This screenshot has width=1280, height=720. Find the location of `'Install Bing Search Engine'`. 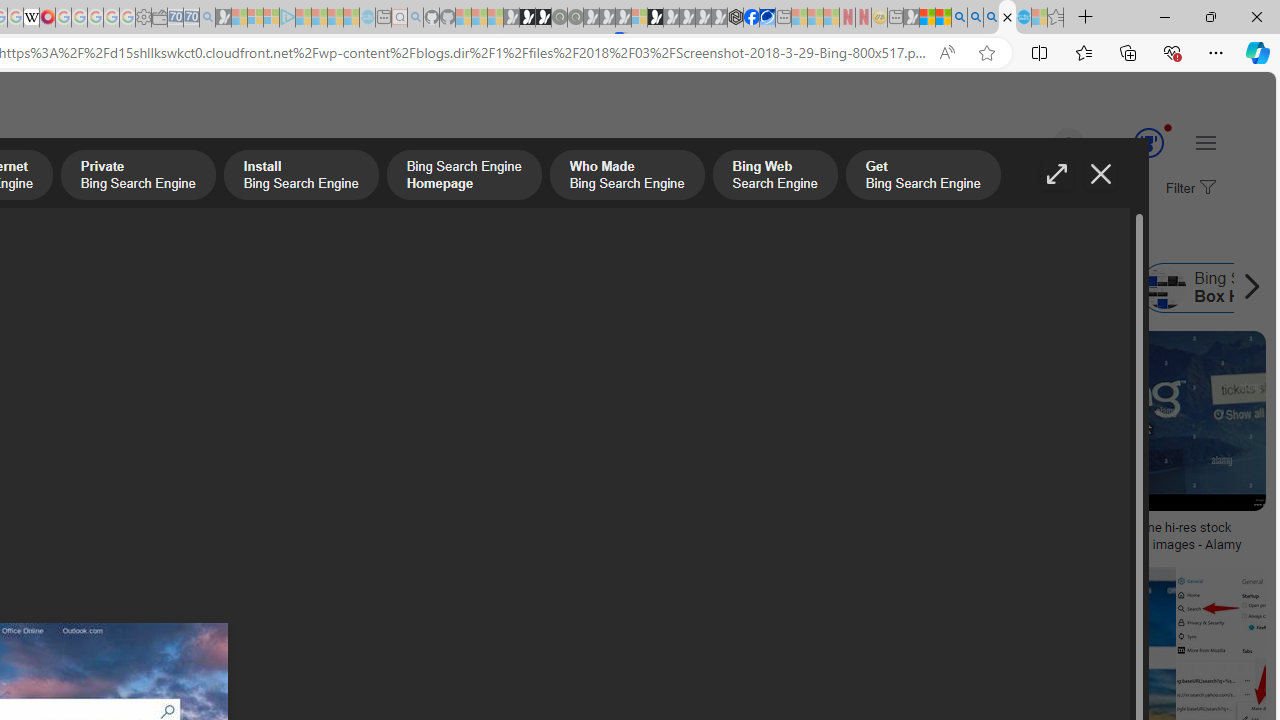

'Install Bing Search Engine' is located at coordinates (299, 176).